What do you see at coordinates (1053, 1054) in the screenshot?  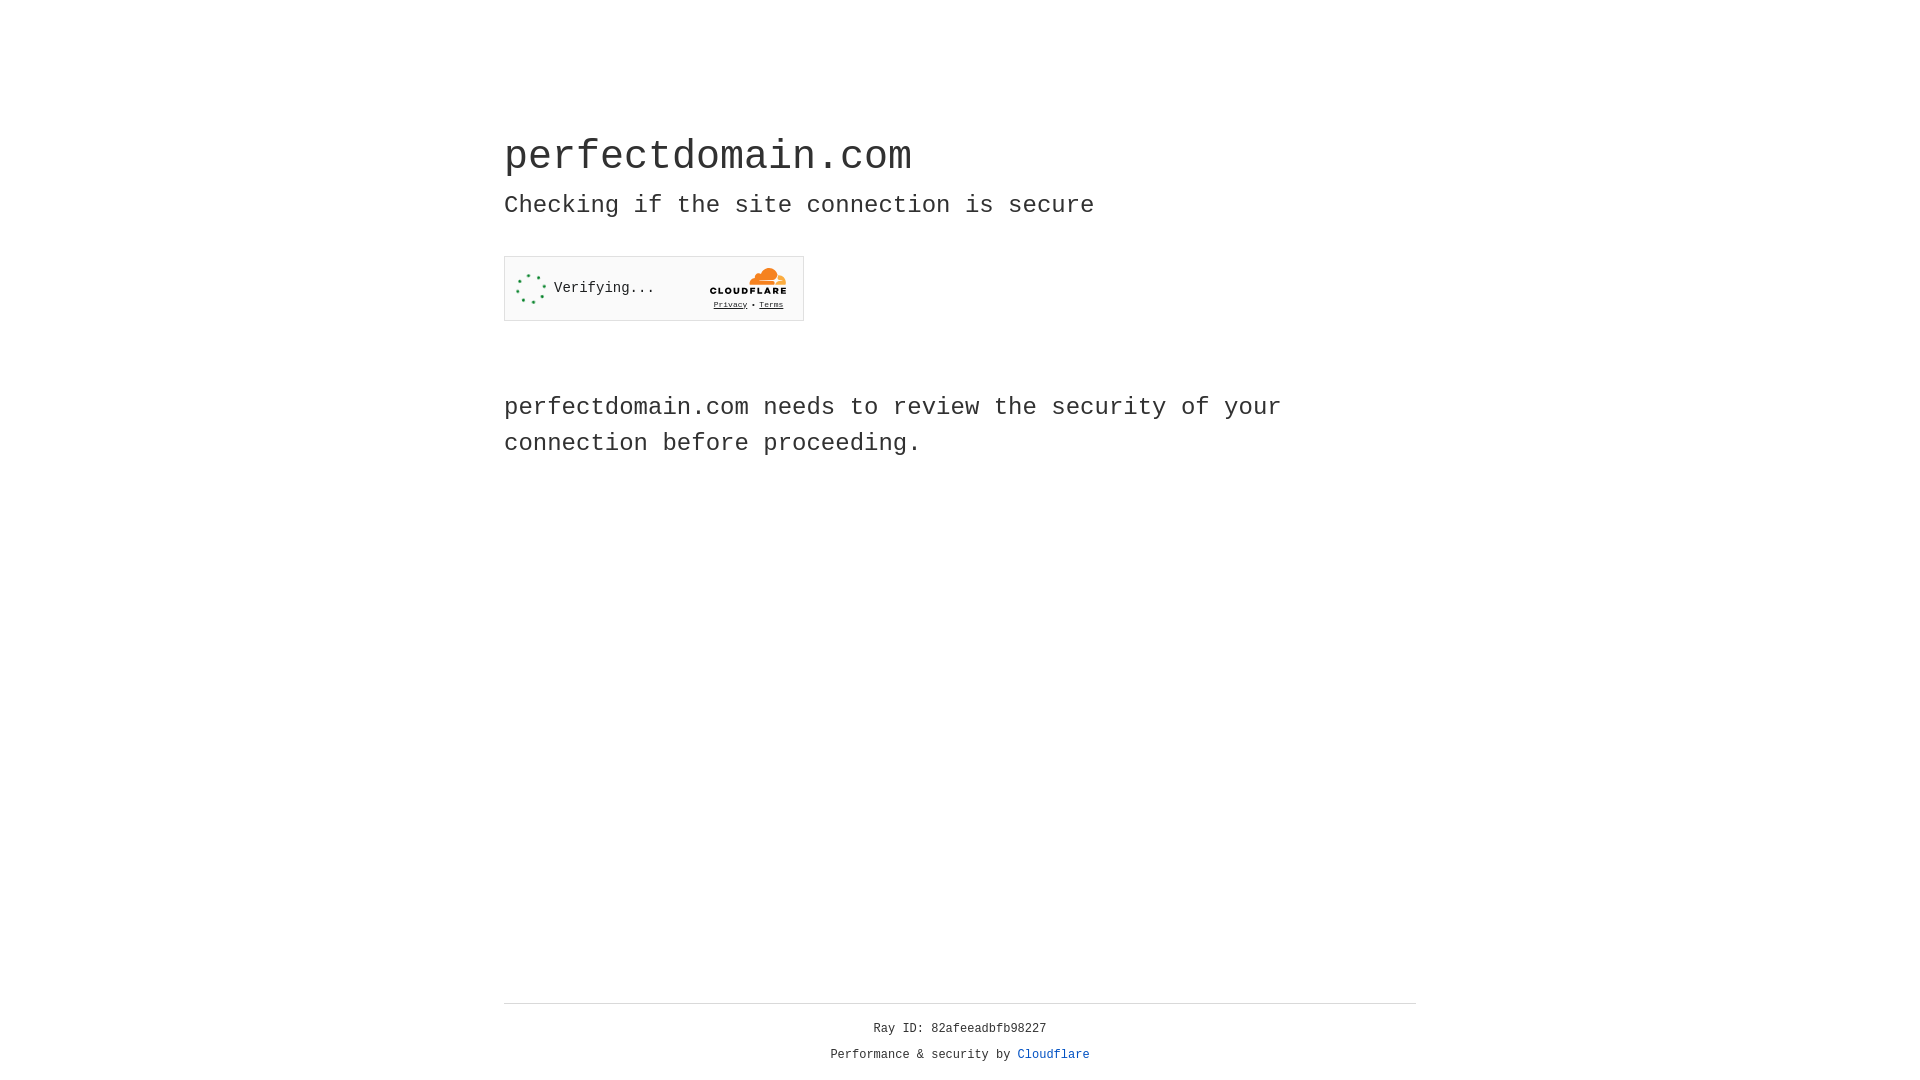 I see `'Cloudflare'` at bounding box center [1053, 1054].